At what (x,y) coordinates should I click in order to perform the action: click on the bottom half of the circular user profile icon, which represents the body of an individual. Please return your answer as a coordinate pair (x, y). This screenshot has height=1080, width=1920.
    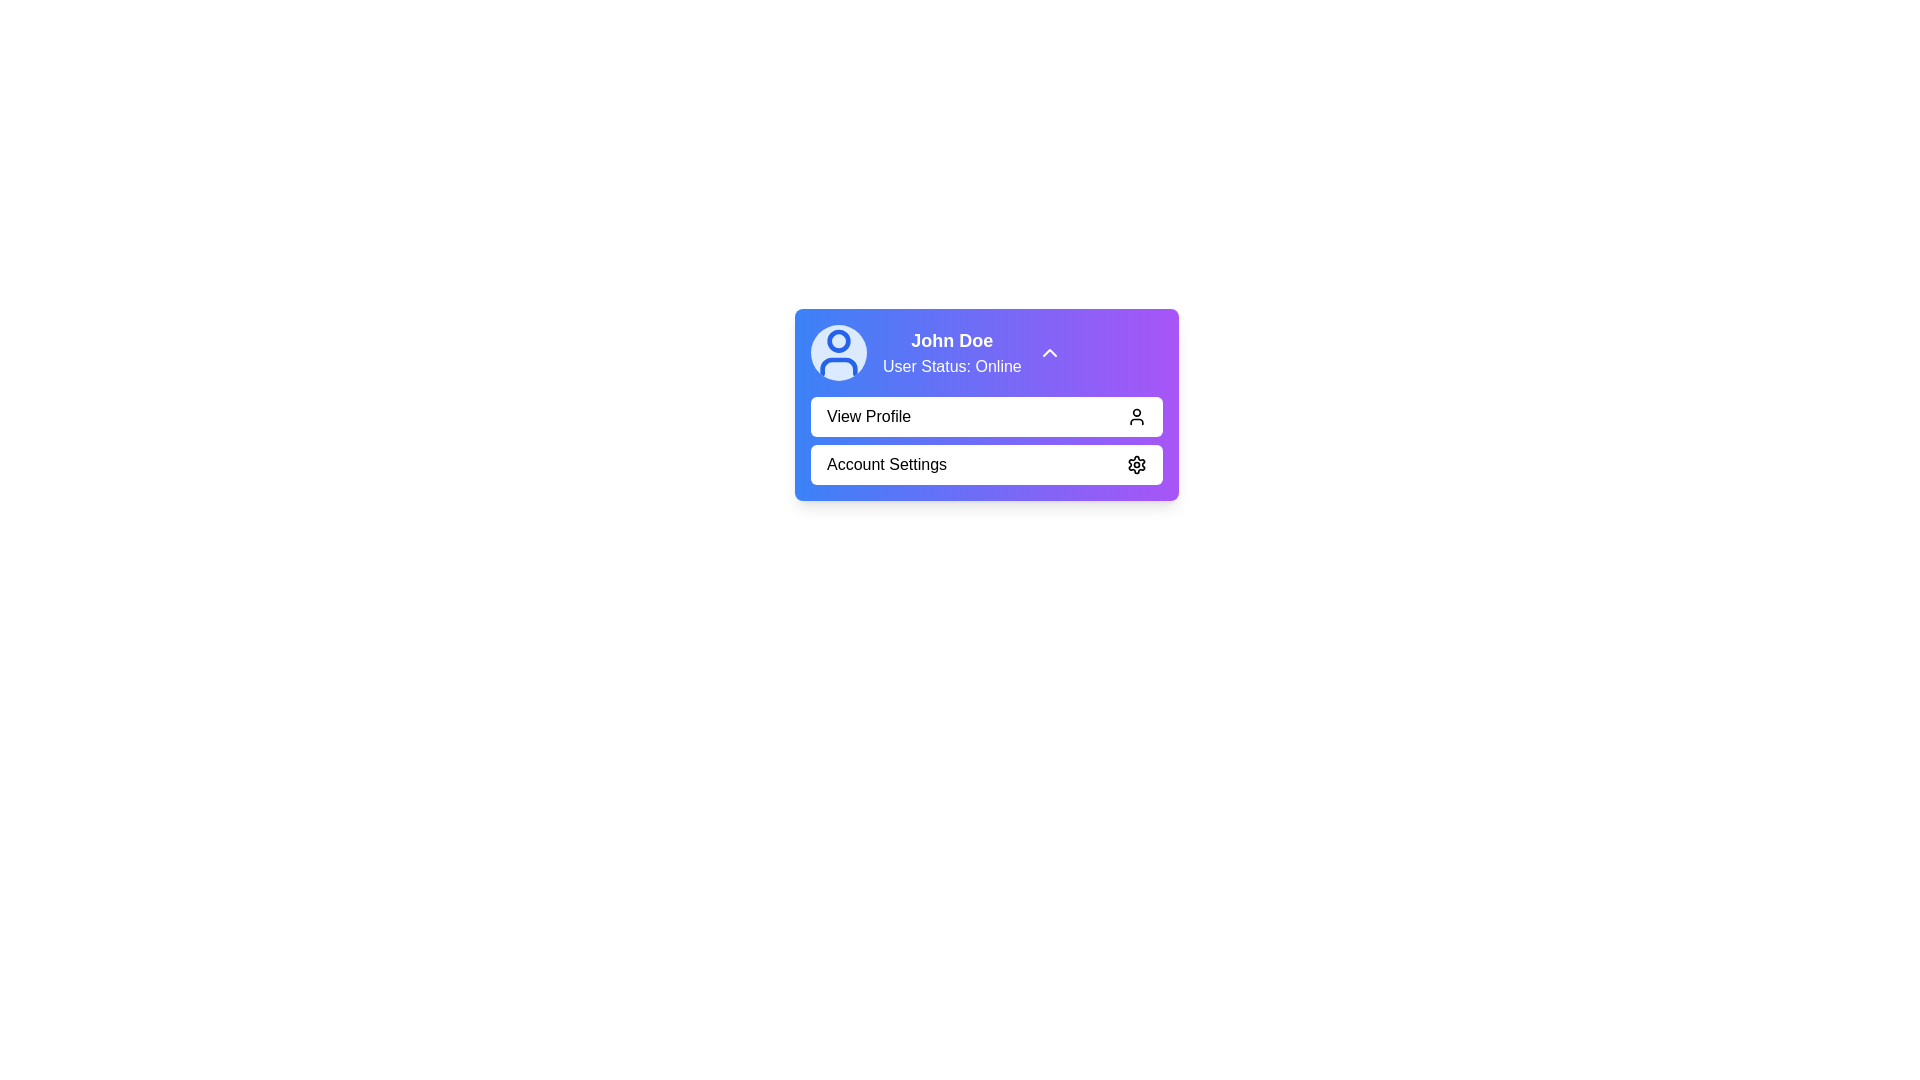
    Looking at the image, I should click on (839, 366).